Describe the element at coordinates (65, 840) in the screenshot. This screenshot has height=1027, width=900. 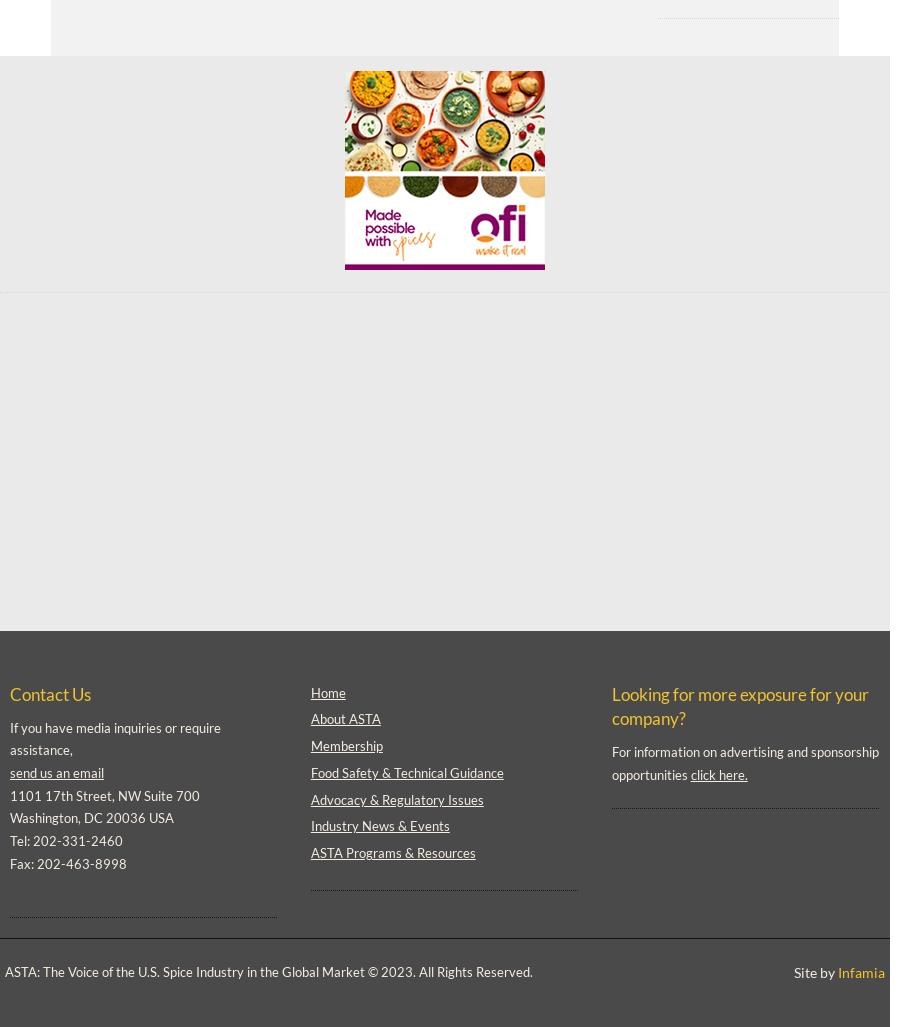
I see `'Tel: 202-331-2460'` at that location.